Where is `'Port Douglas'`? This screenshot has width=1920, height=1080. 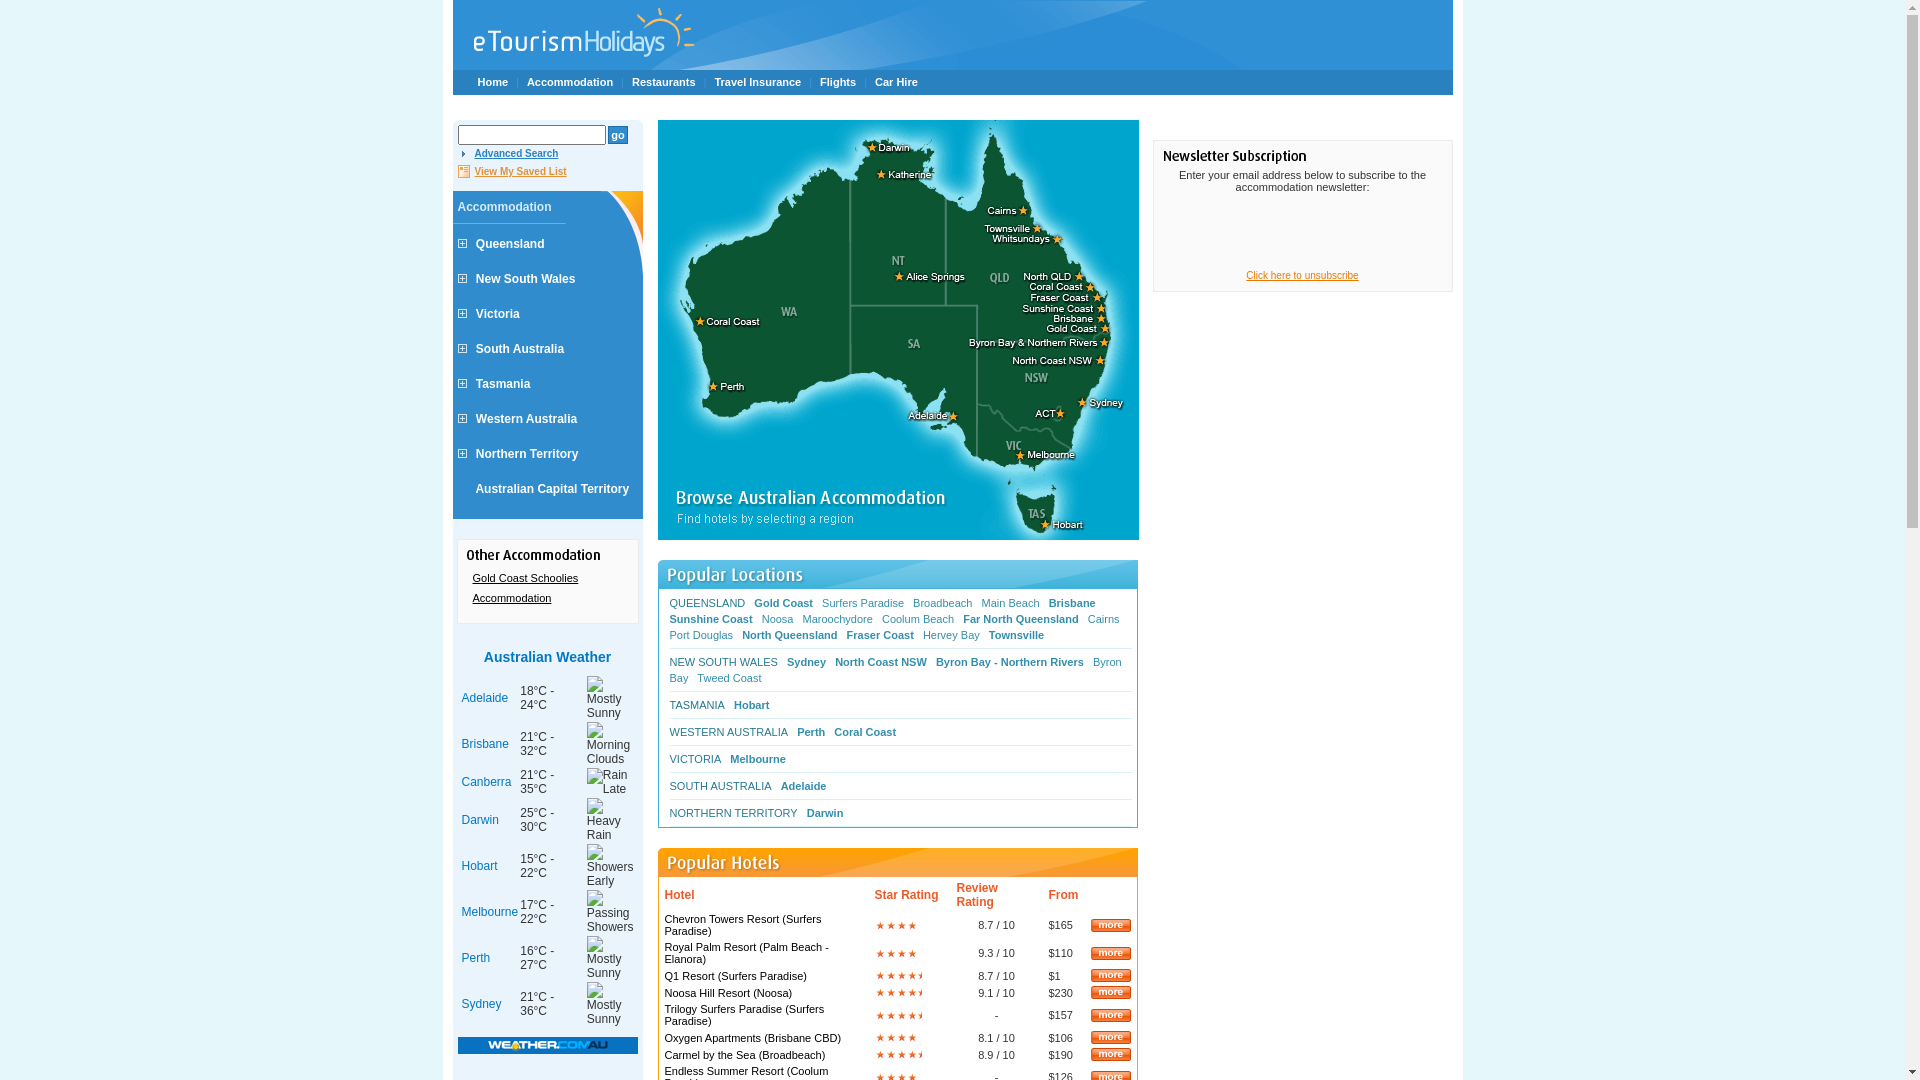 'Port Douglas' is located at coordinates (705, 635).